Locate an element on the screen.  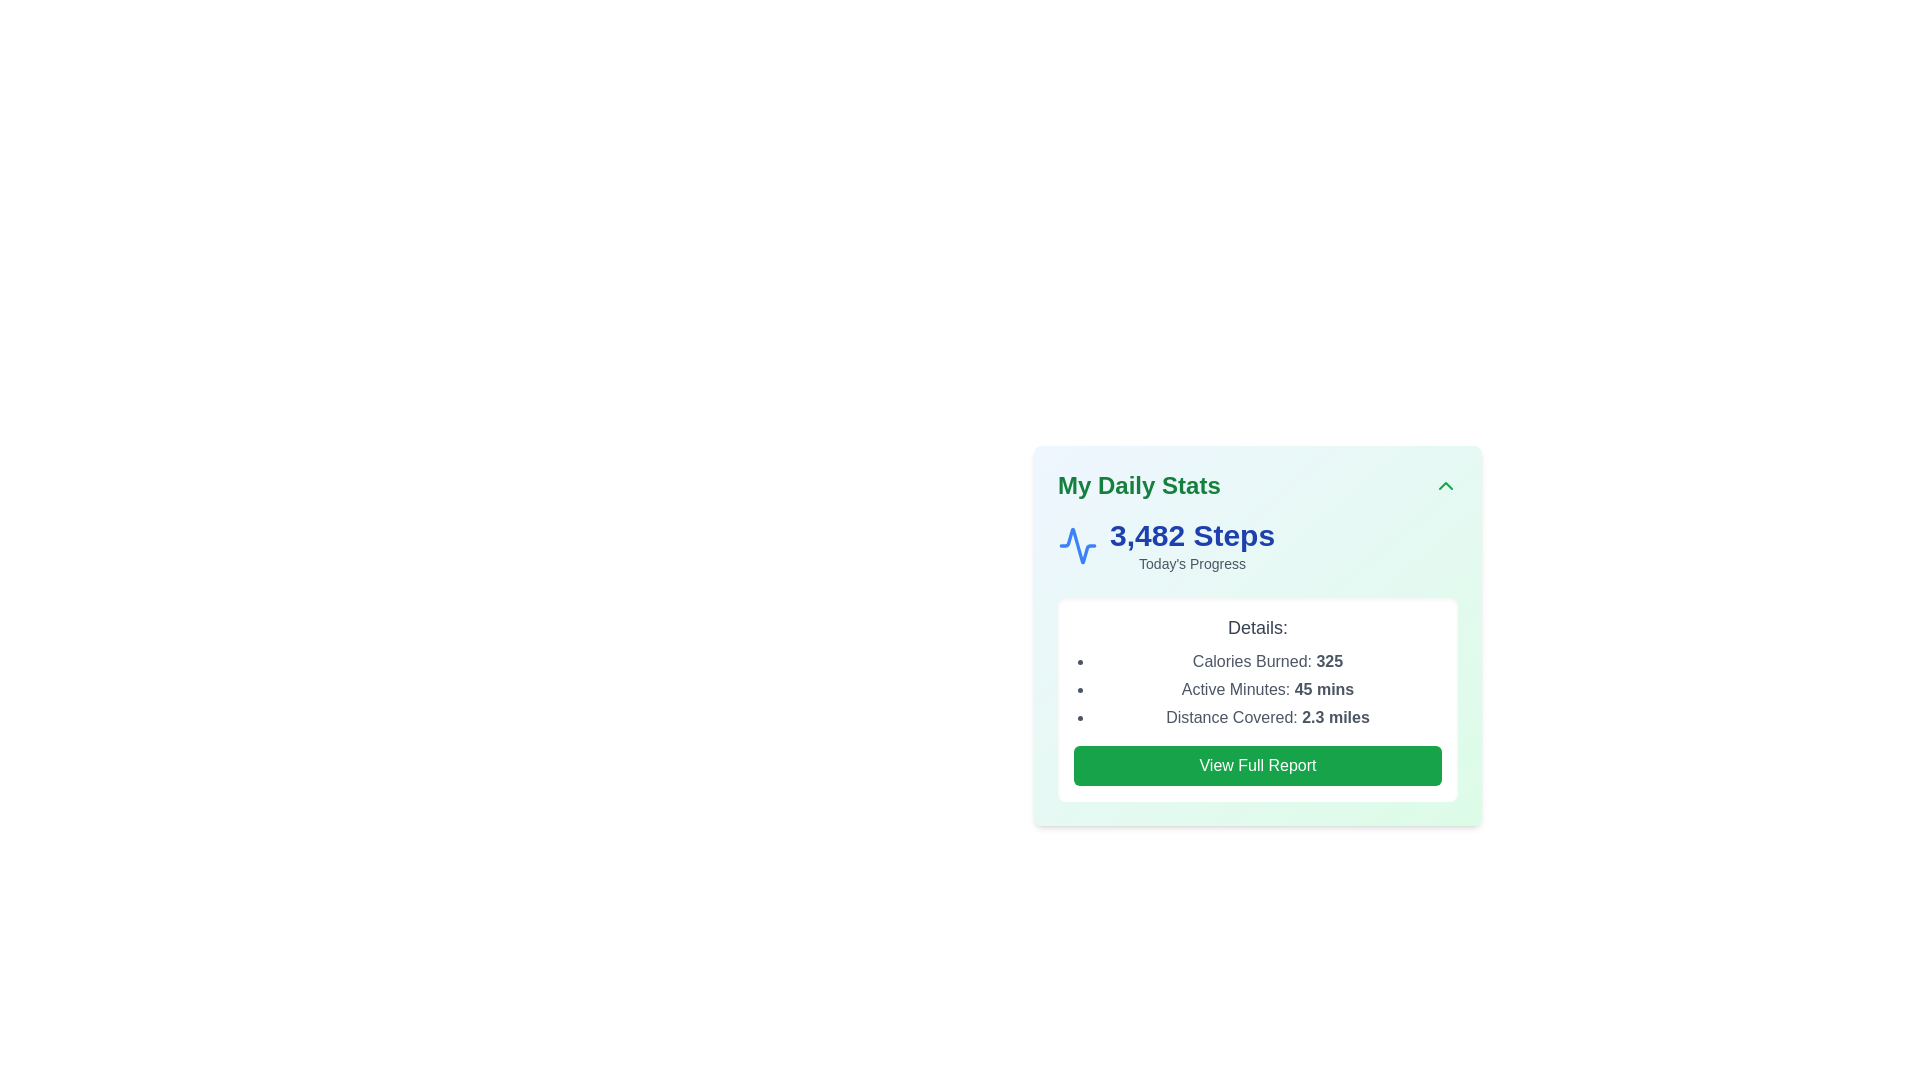
recorded distance traveled displayed in the Static Display Text, which is the third item in the statistics list within the 'Details' section is located at coordinates (1266, 716).